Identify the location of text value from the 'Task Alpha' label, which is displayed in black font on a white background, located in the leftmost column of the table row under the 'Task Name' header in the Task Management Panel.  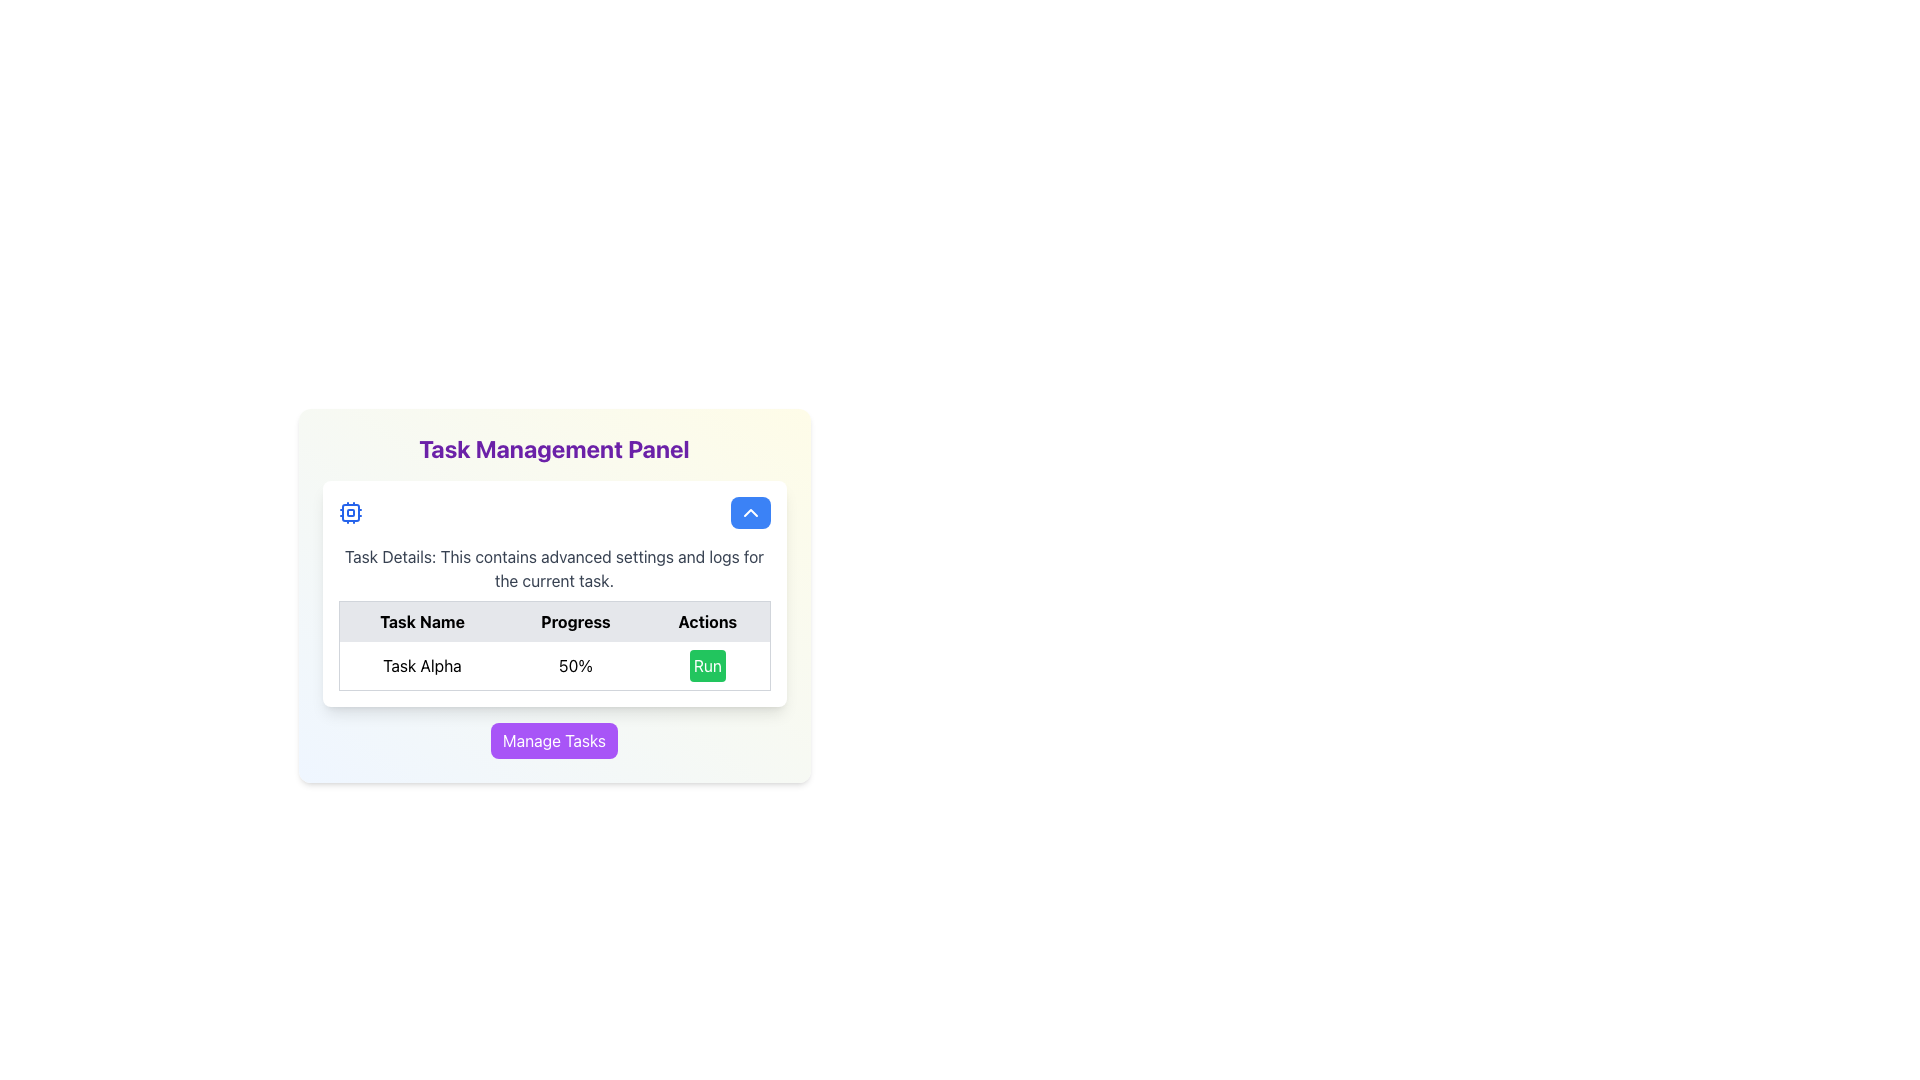
(421, 666).